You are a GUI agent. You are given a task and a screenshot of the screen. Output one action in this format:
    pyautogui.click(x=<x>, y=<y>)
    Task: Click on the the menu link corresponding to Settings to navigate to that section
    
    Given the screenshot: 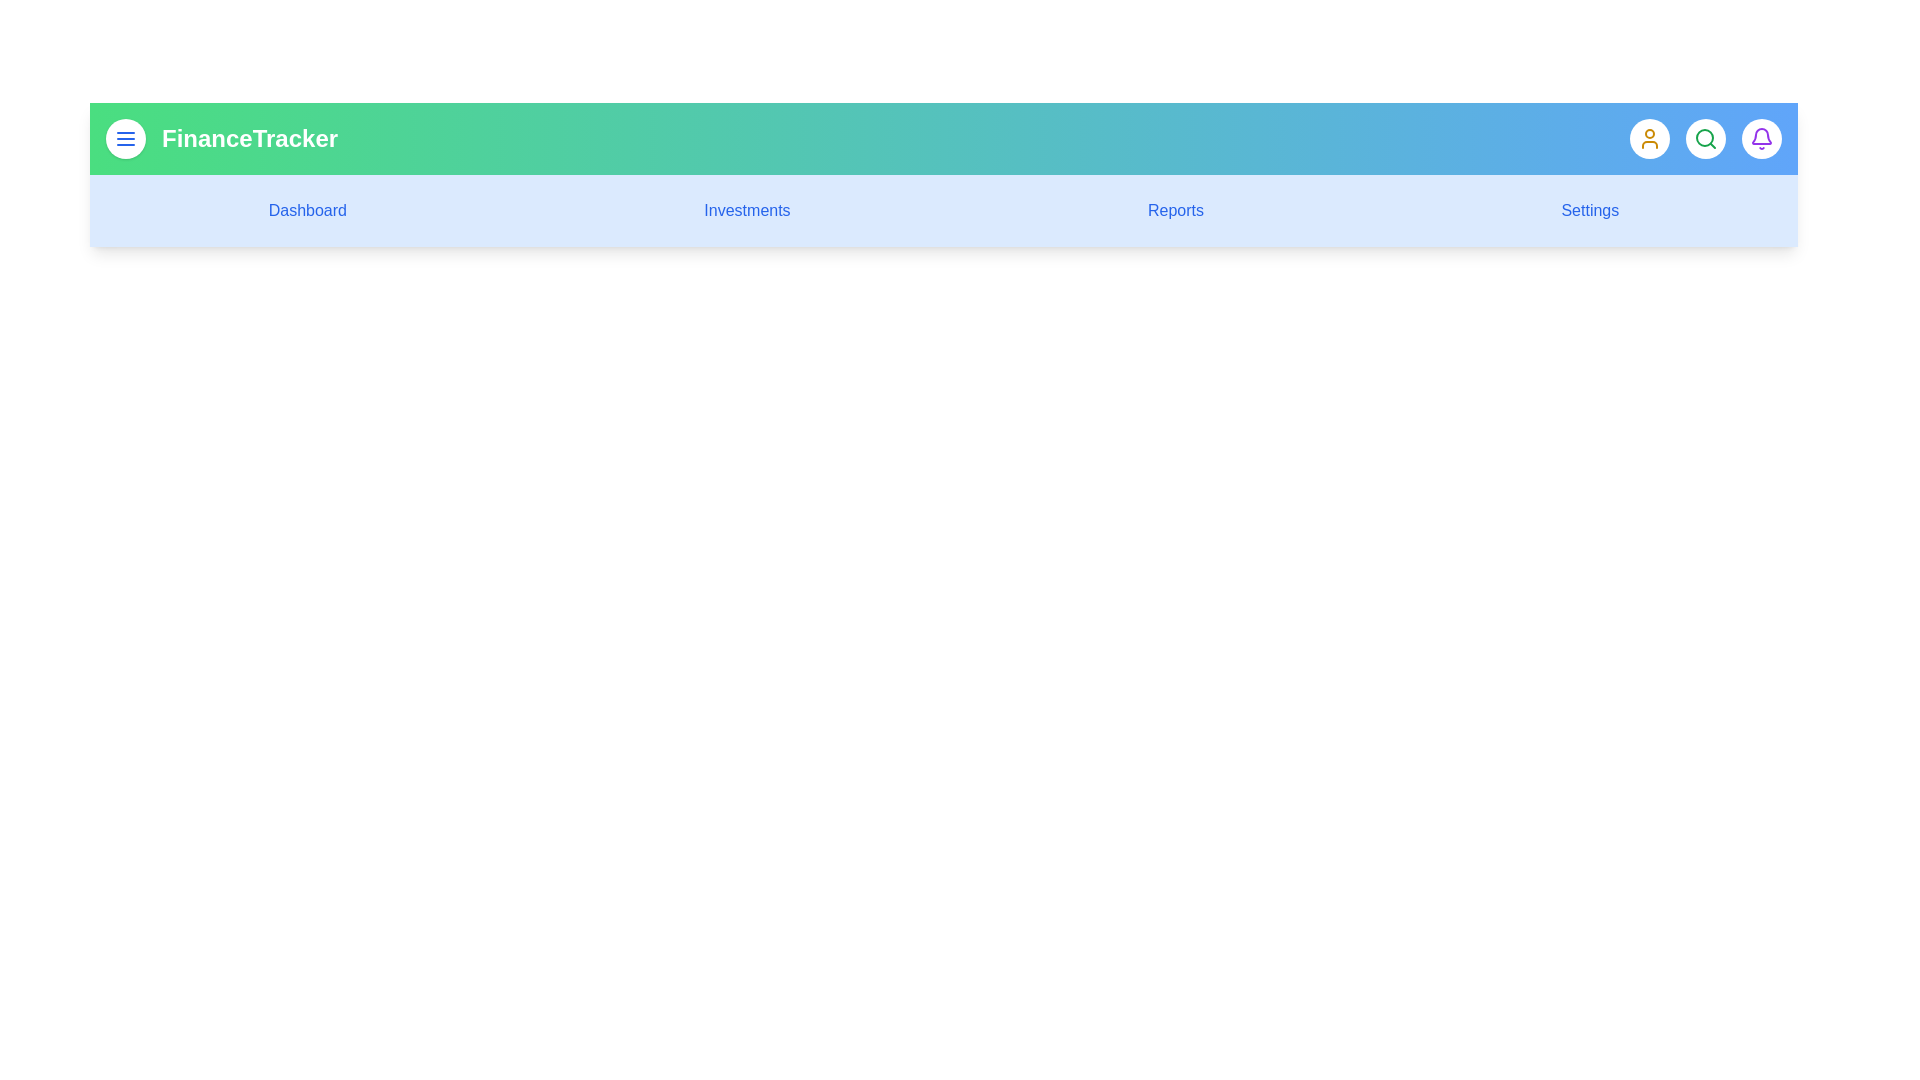 What is the action you would take?
    pyautogui.click(x=1588, y=211)
    